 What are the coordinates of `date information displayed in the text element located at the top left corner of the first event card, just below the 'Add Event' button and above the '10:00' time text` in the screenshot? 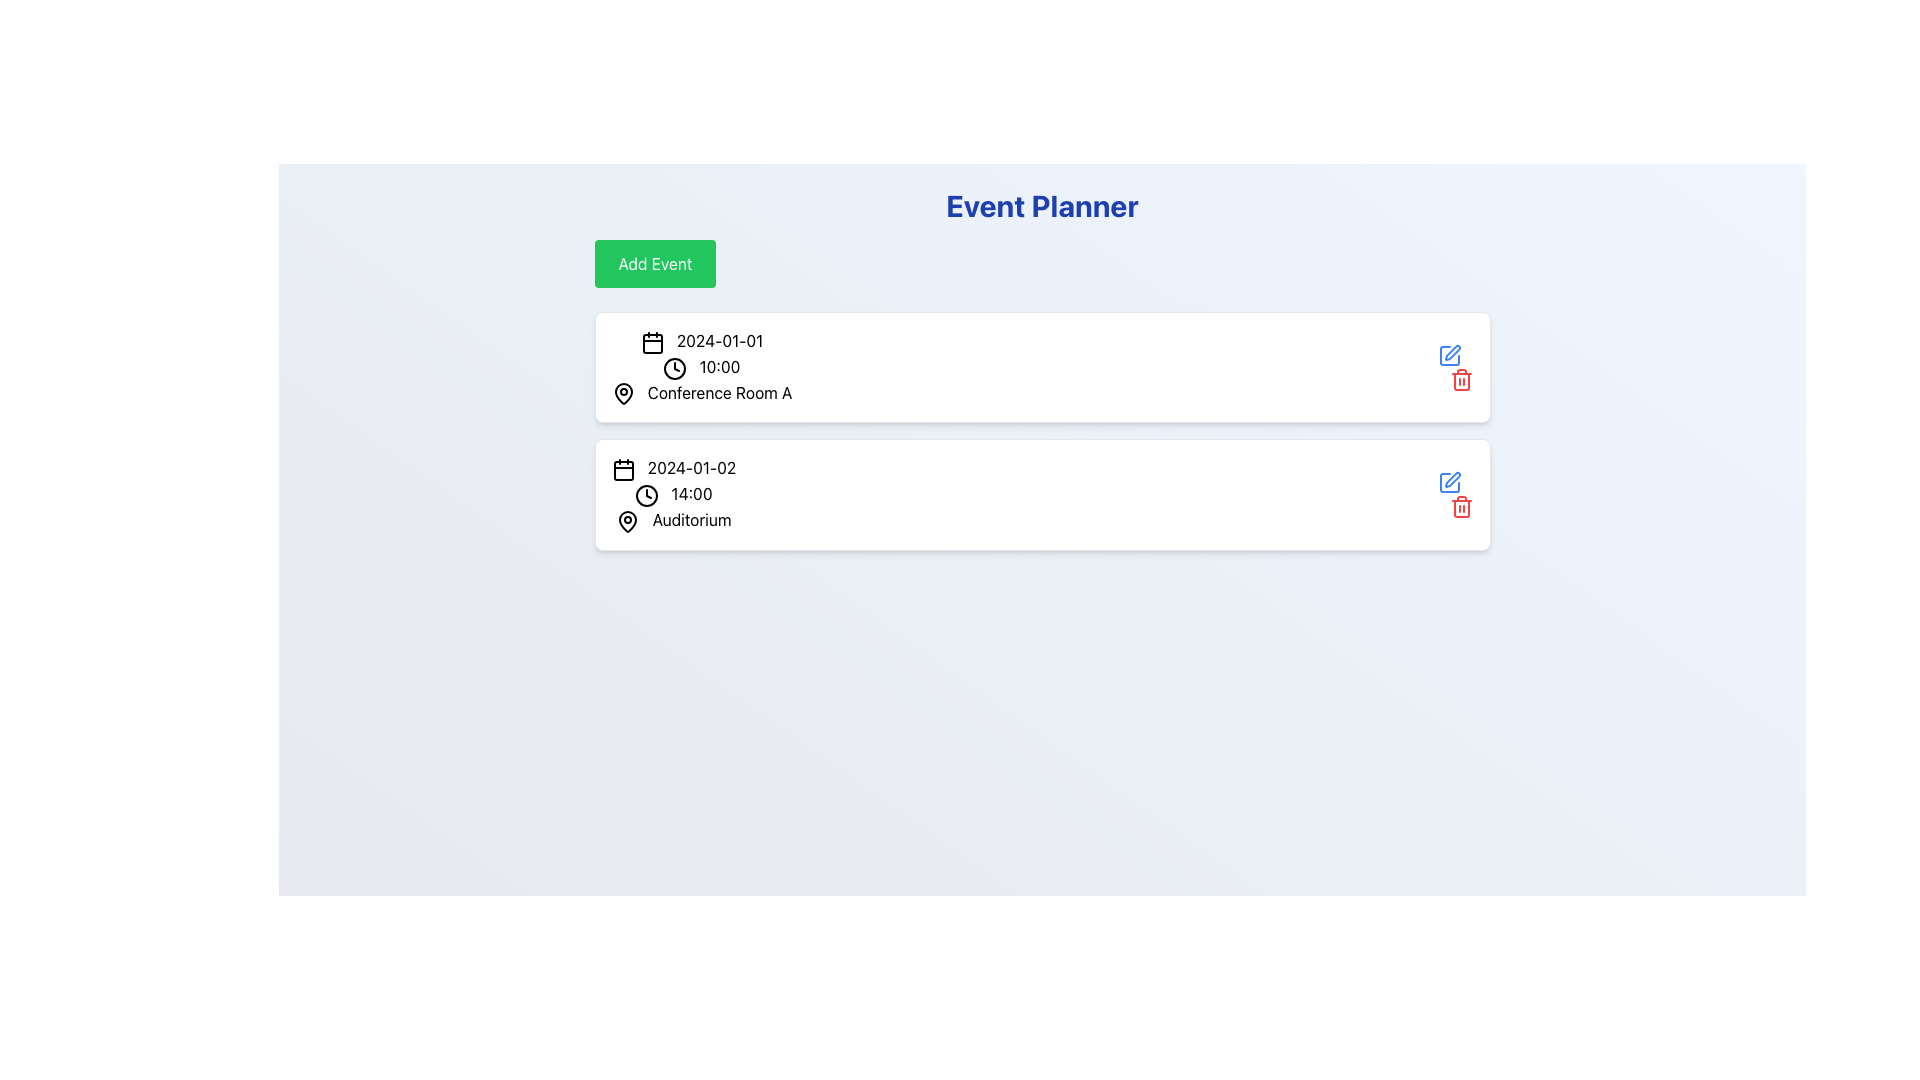 It's located at (701, 340).